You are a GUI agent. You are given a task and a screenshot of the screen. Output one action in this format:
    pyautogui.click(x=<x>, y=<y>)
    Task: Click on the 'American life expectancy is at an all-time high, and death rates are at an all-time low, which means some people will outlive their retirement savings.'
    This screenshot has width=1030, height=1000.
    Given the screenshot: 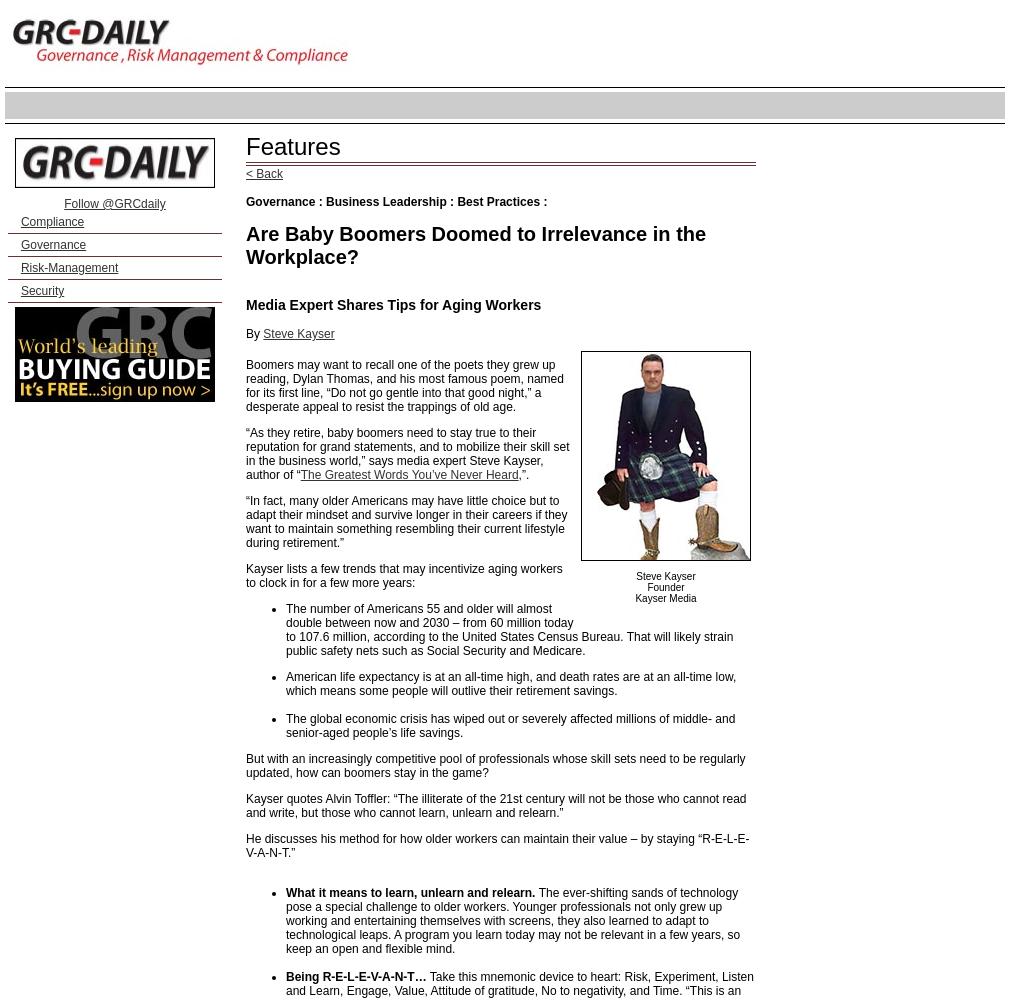 What is the action you would take?
    pyautogui.click(x=509, y=684)
    